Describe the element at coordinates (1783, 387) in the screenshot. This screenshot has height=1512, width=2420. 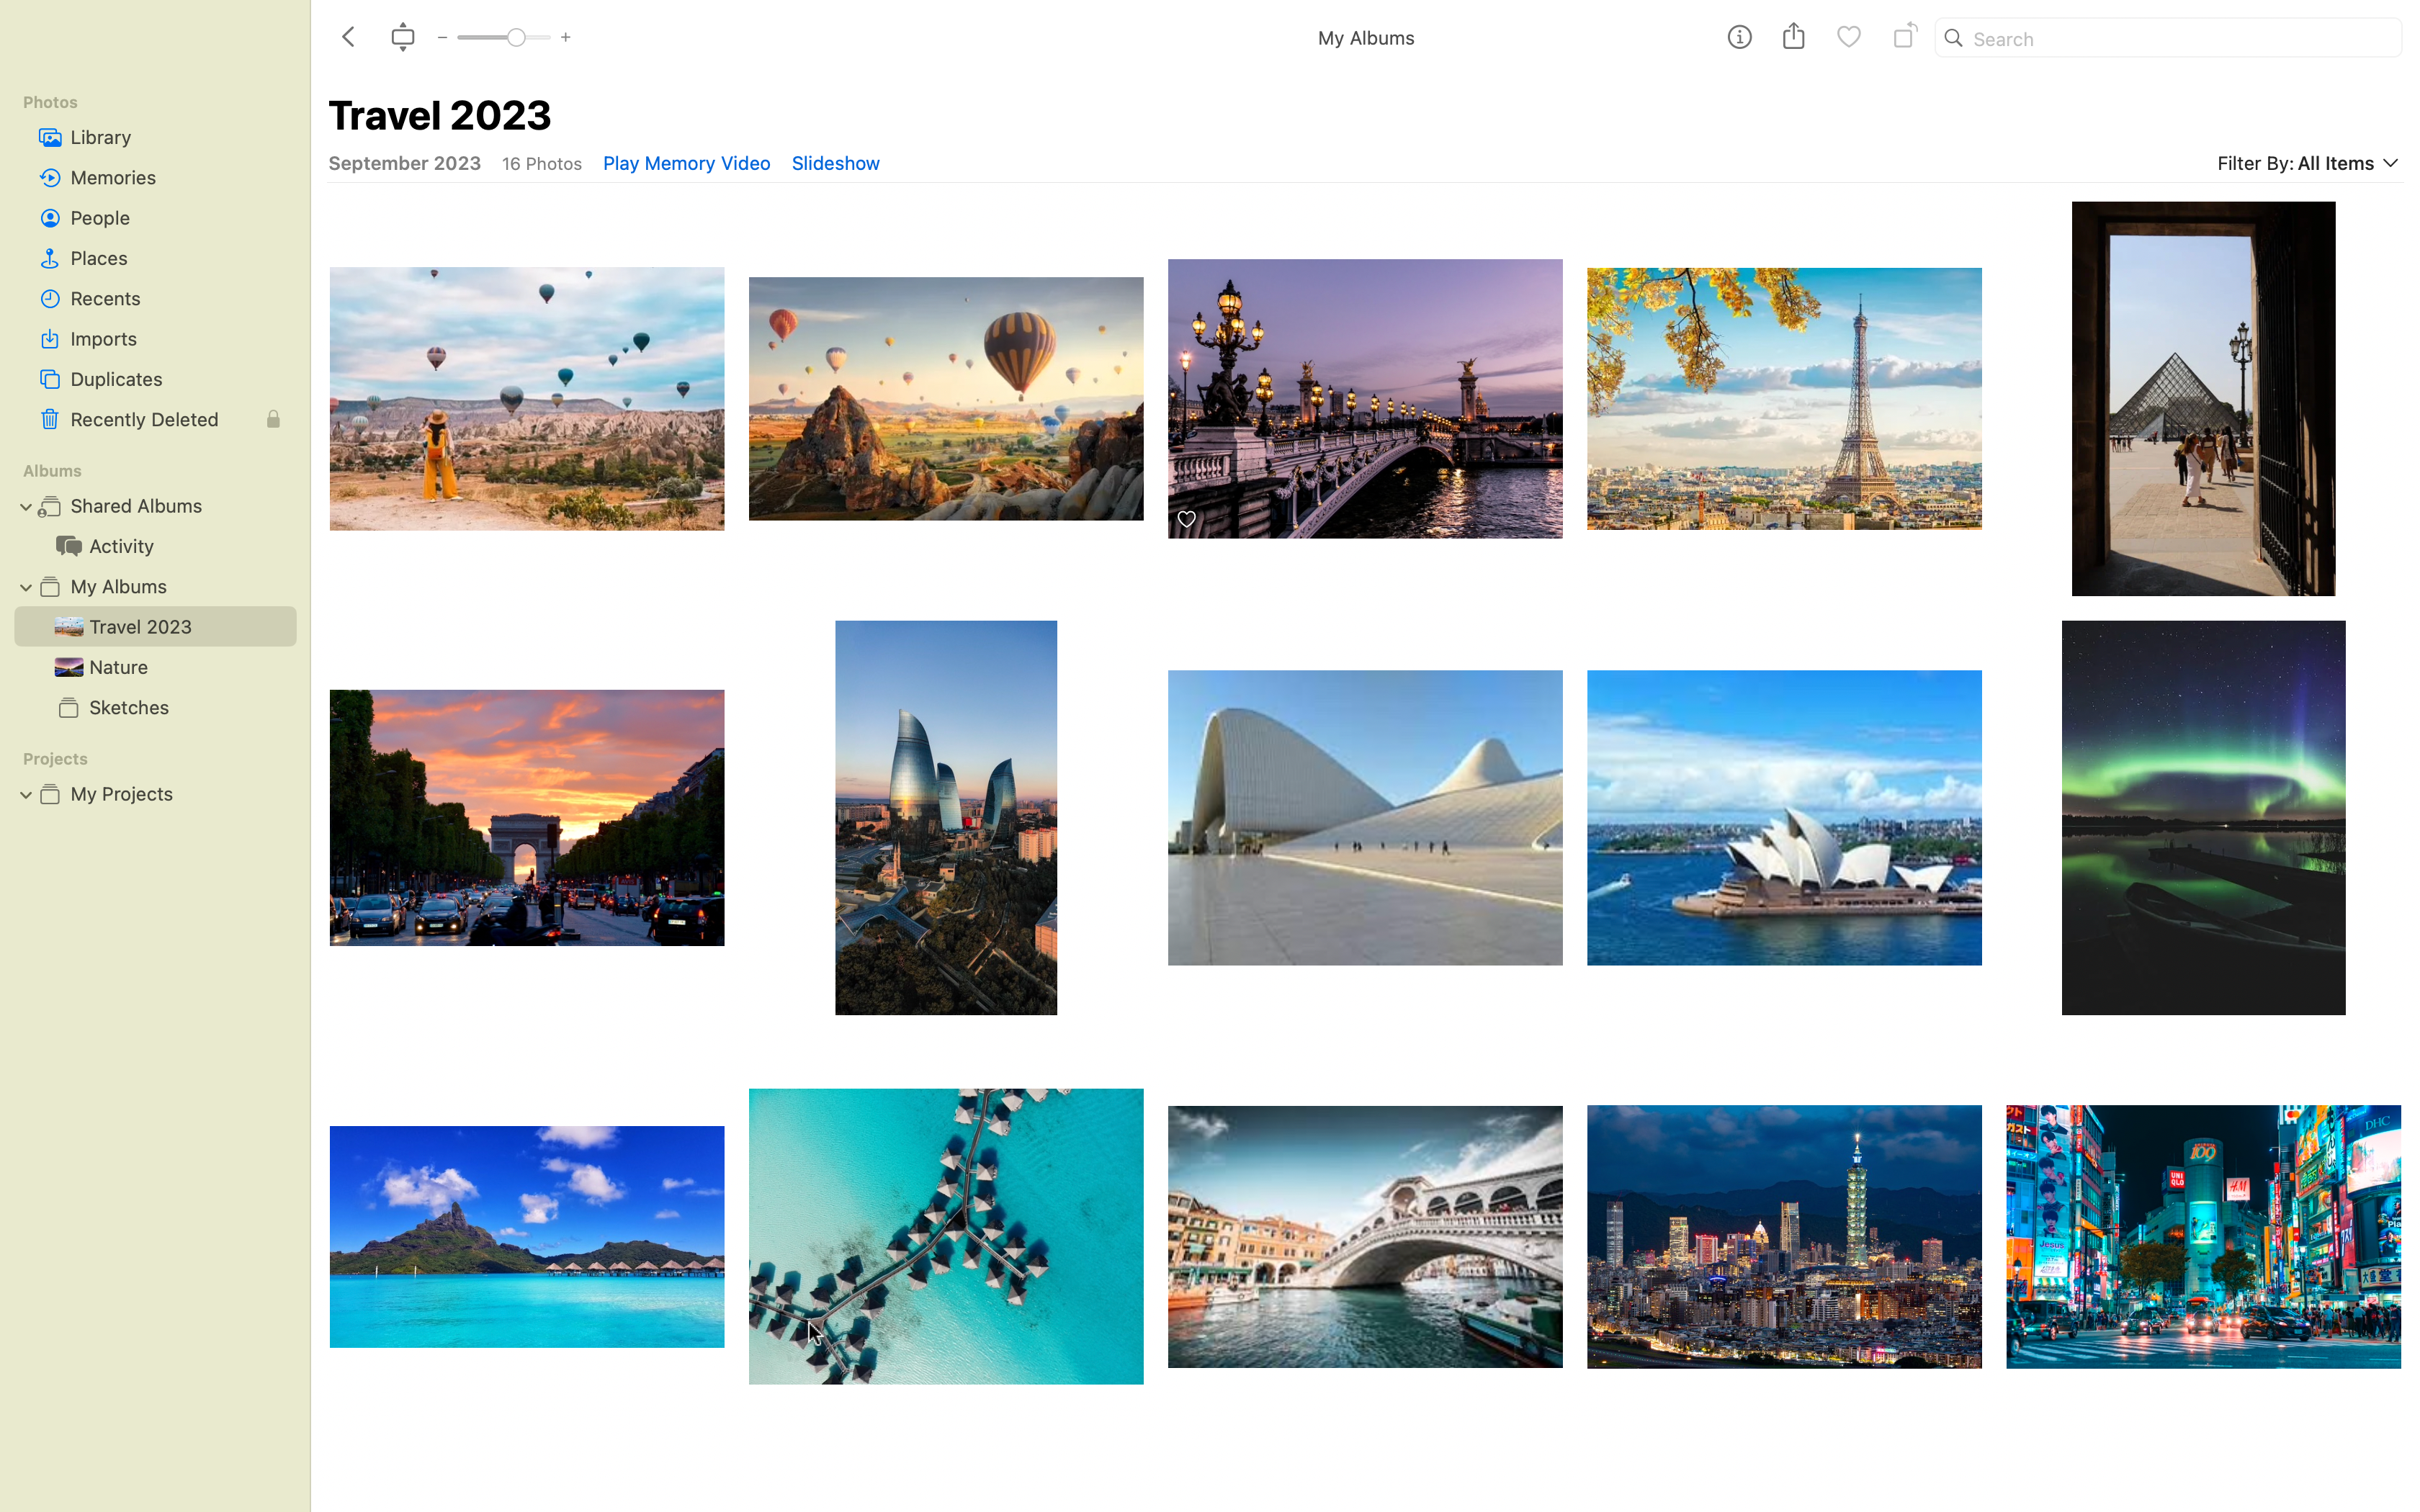
I see `Double rotation of Eiffel Tower Image` at that location.